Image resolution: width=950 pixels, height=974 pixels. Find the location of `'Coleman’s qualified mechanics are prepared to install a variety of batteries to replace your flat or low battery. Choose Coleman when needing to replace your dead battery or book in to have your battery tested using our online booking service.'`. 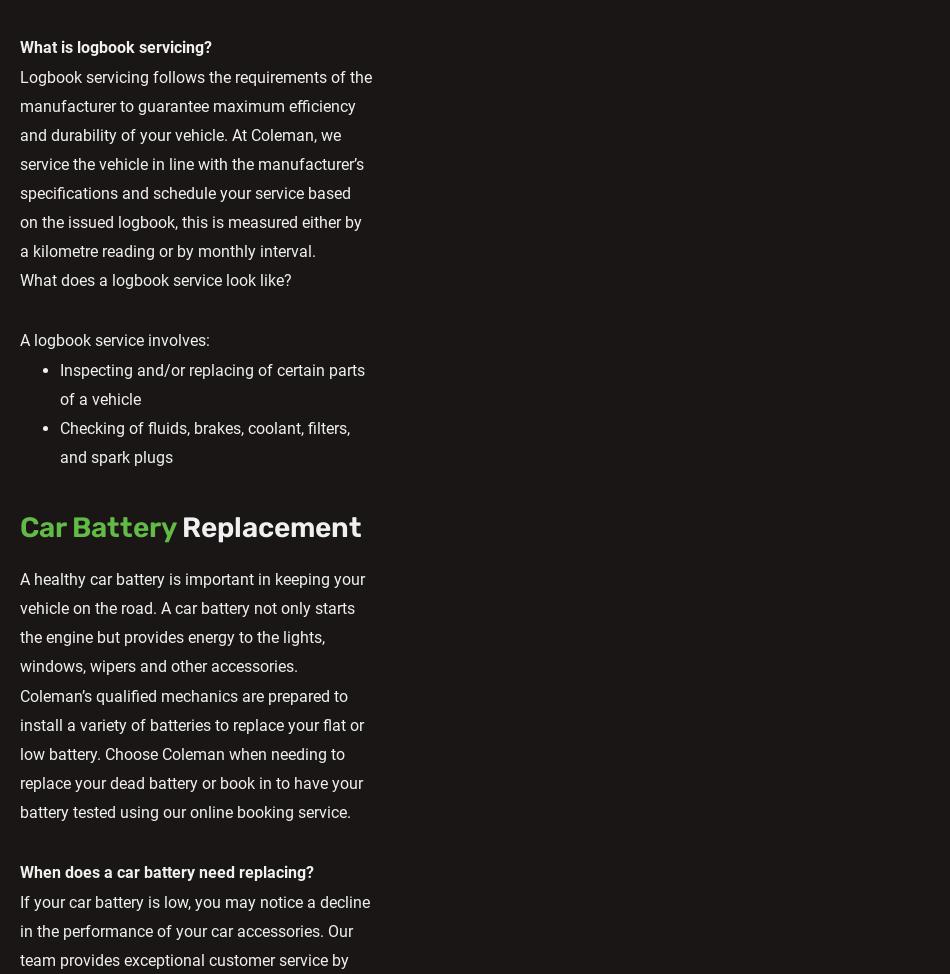

'Coleman’s qualified mechanics are prepared to install a variety of batteries to replace your flat or low battery. Choose Coleman when needing to replace your dead battery or book in to have your battery tested using our online booking service.' is located at coordinates (191, 753).